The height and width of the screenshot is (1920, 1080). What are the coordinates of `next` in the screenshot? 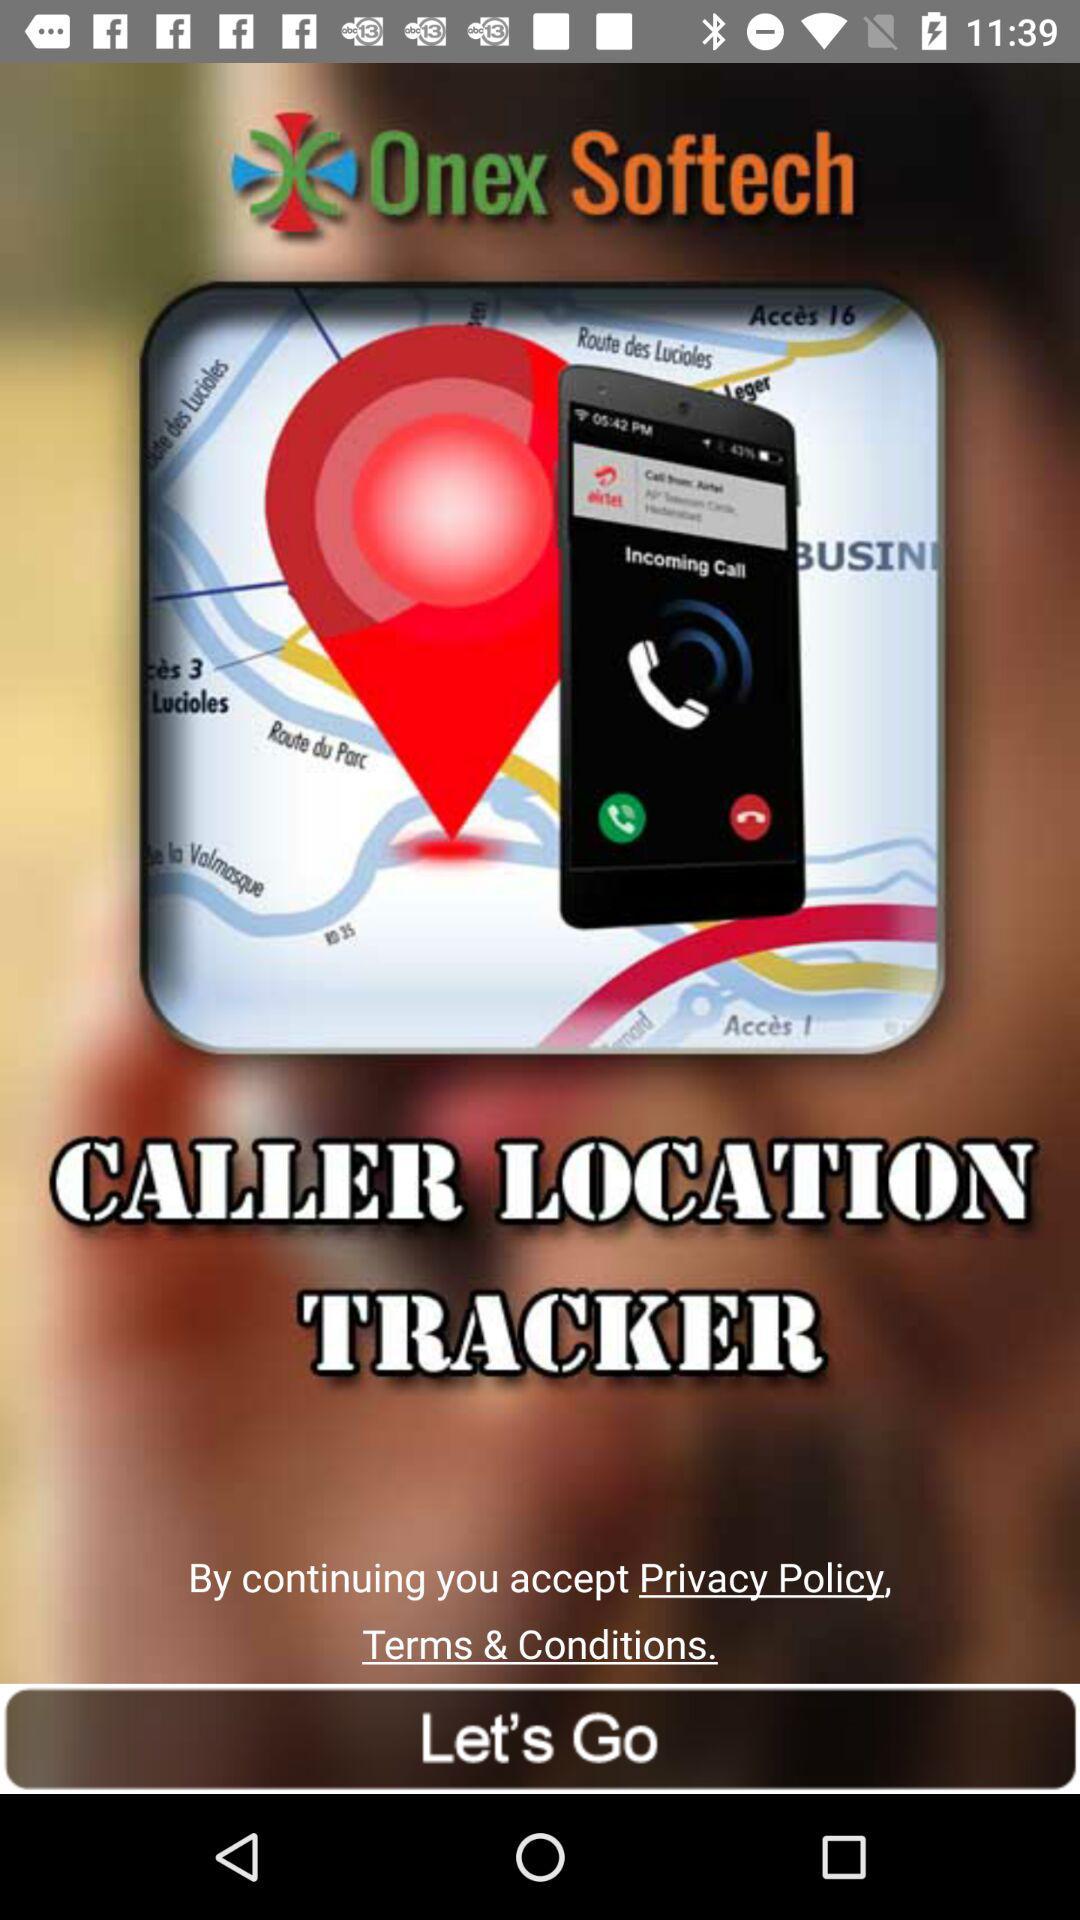 It's located at (540, 1737).